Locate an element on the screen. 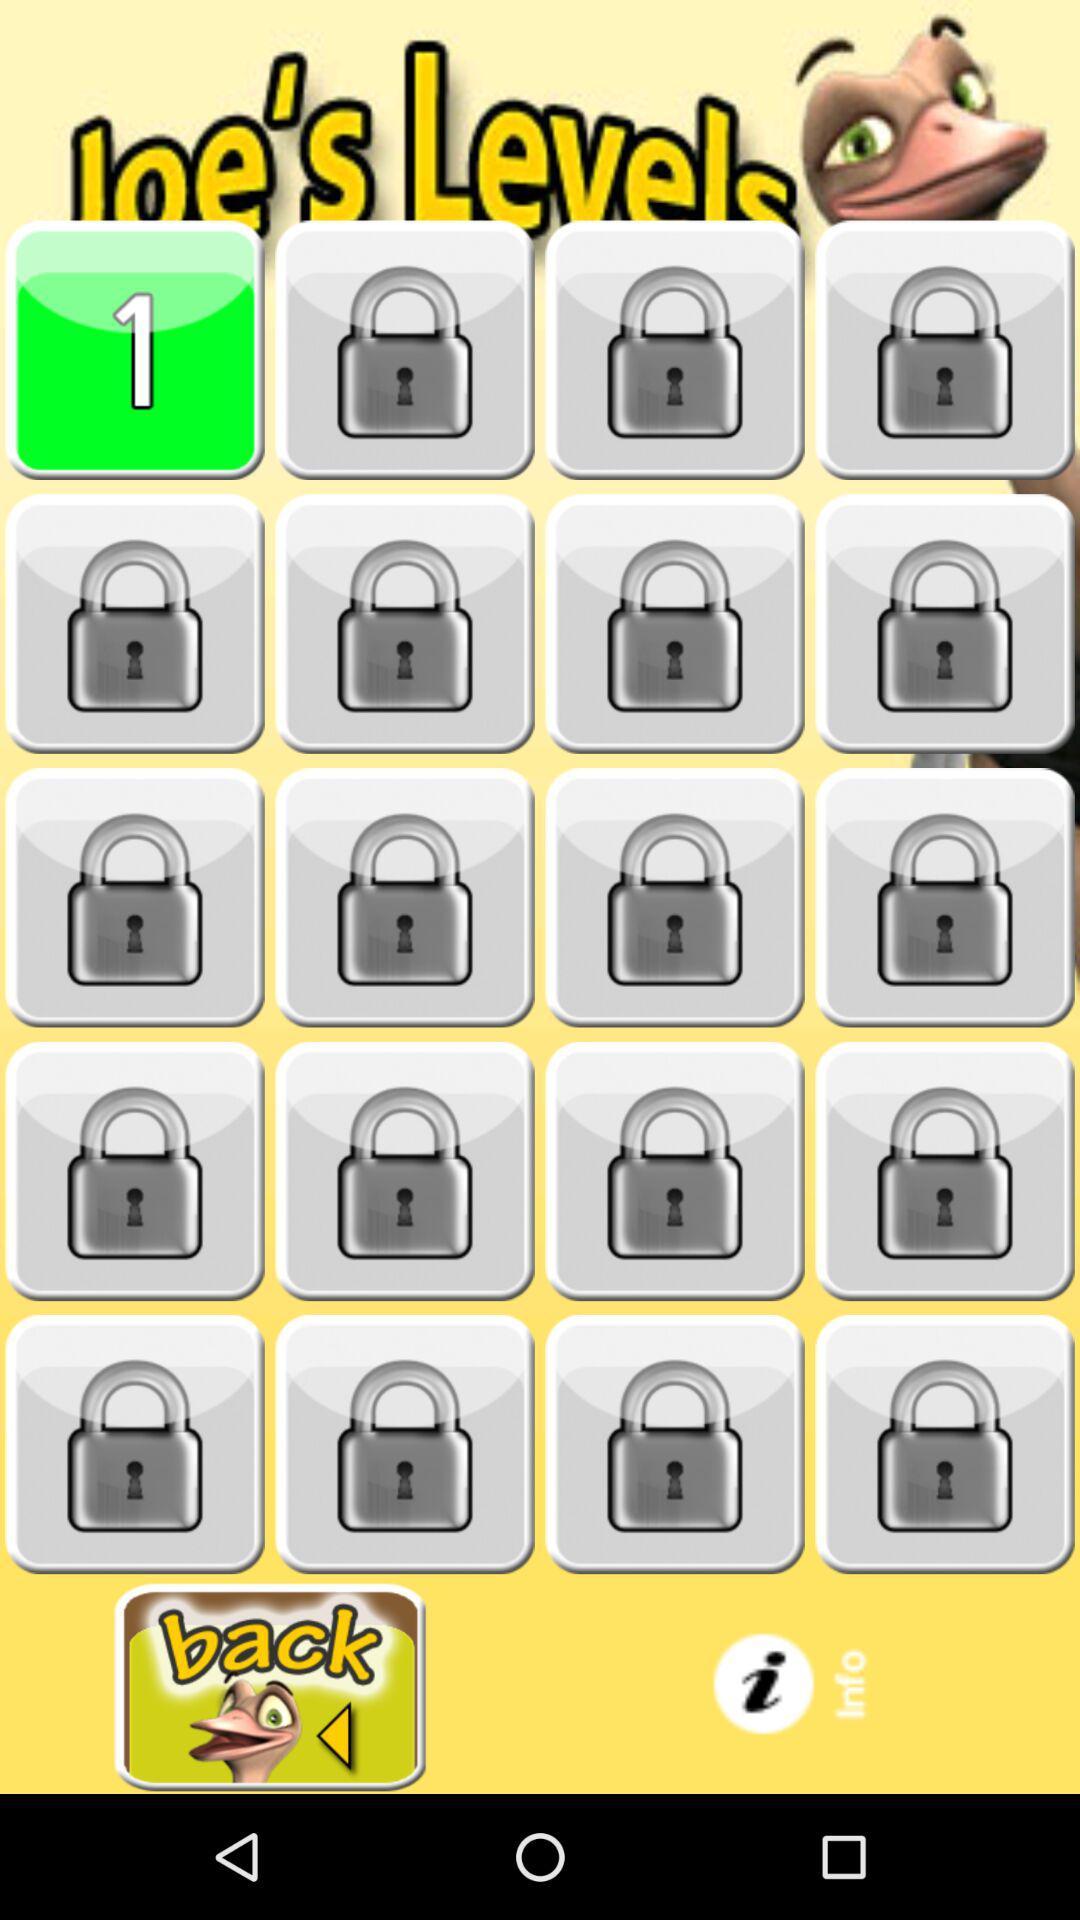 The height and width of the screenshot is (1920, 1080). unlock next level is located at coordinates (405, 350).